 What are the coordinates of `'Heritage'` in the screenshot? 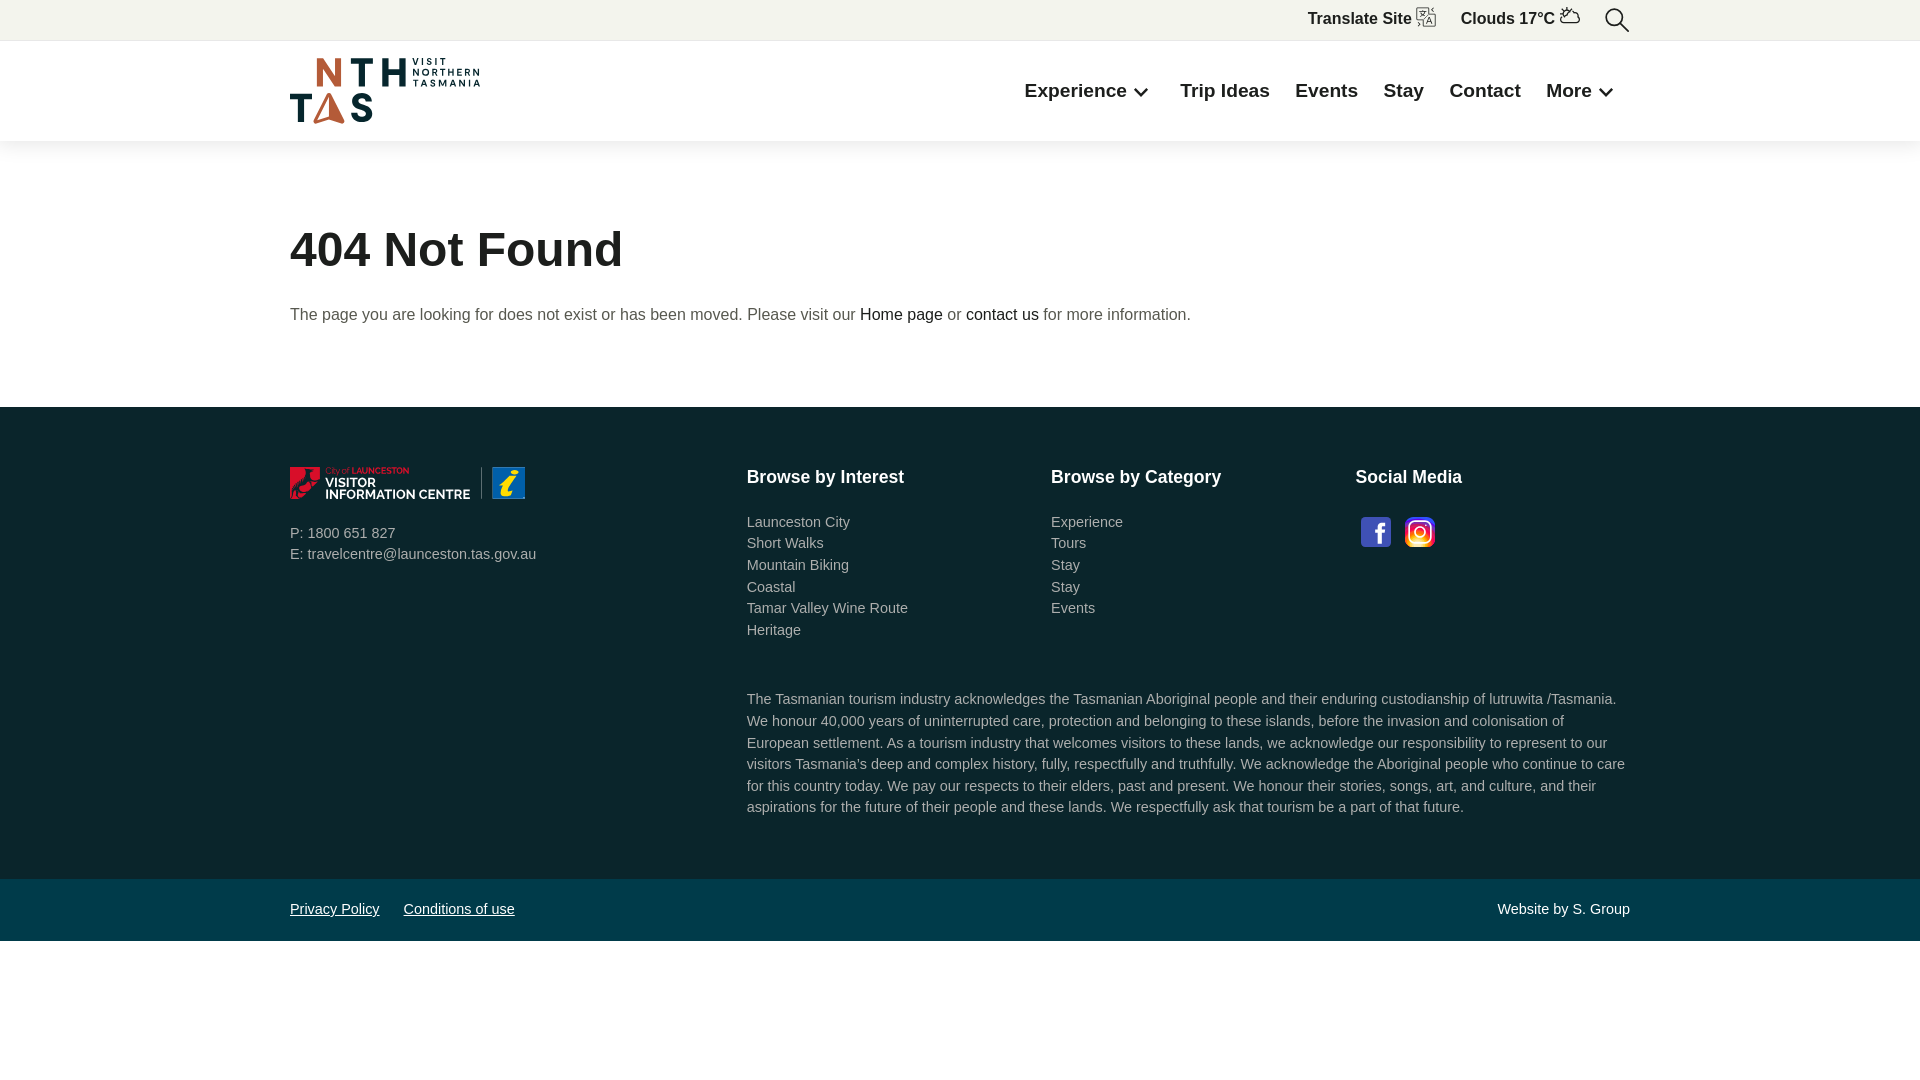 It's located at (746, 628).